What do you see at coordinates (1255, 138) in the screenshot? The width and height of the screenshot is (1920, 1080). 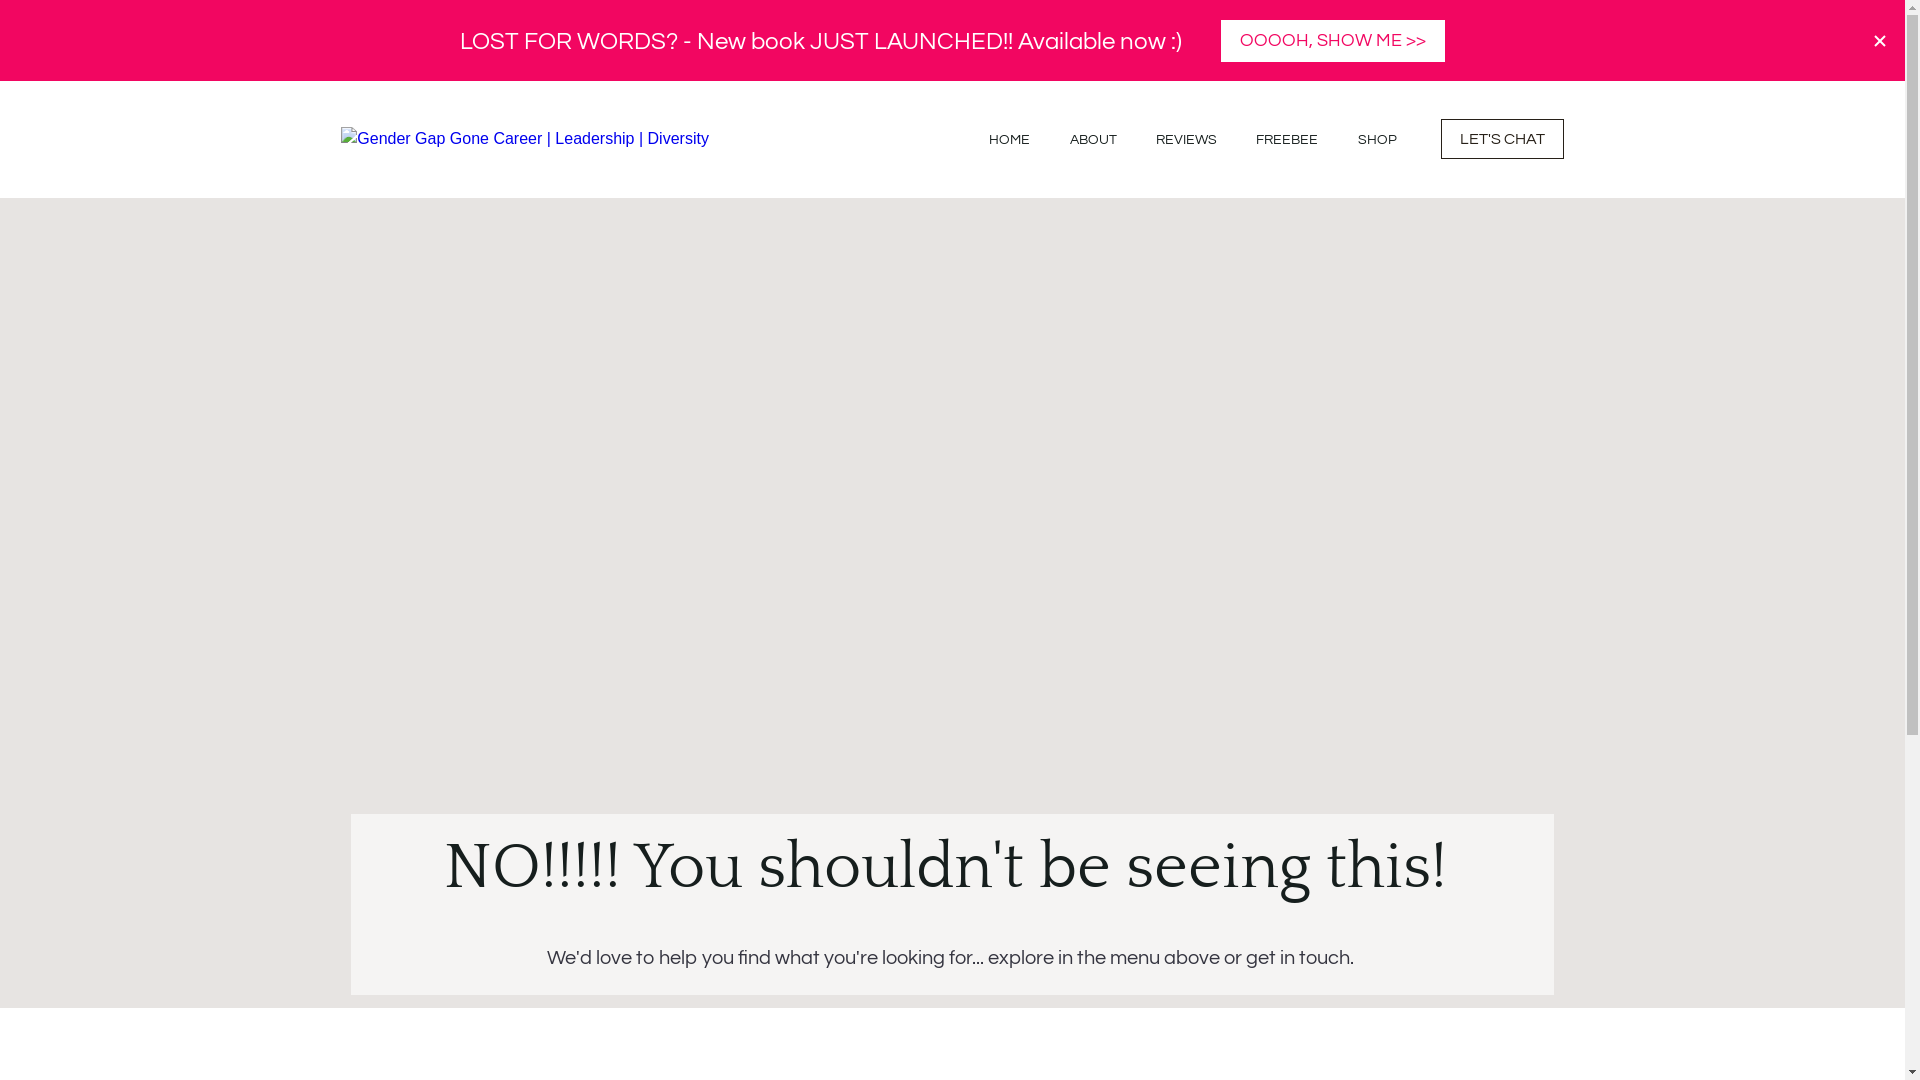 I see `'FREEBEE'` at bounding box center [1255, 138].